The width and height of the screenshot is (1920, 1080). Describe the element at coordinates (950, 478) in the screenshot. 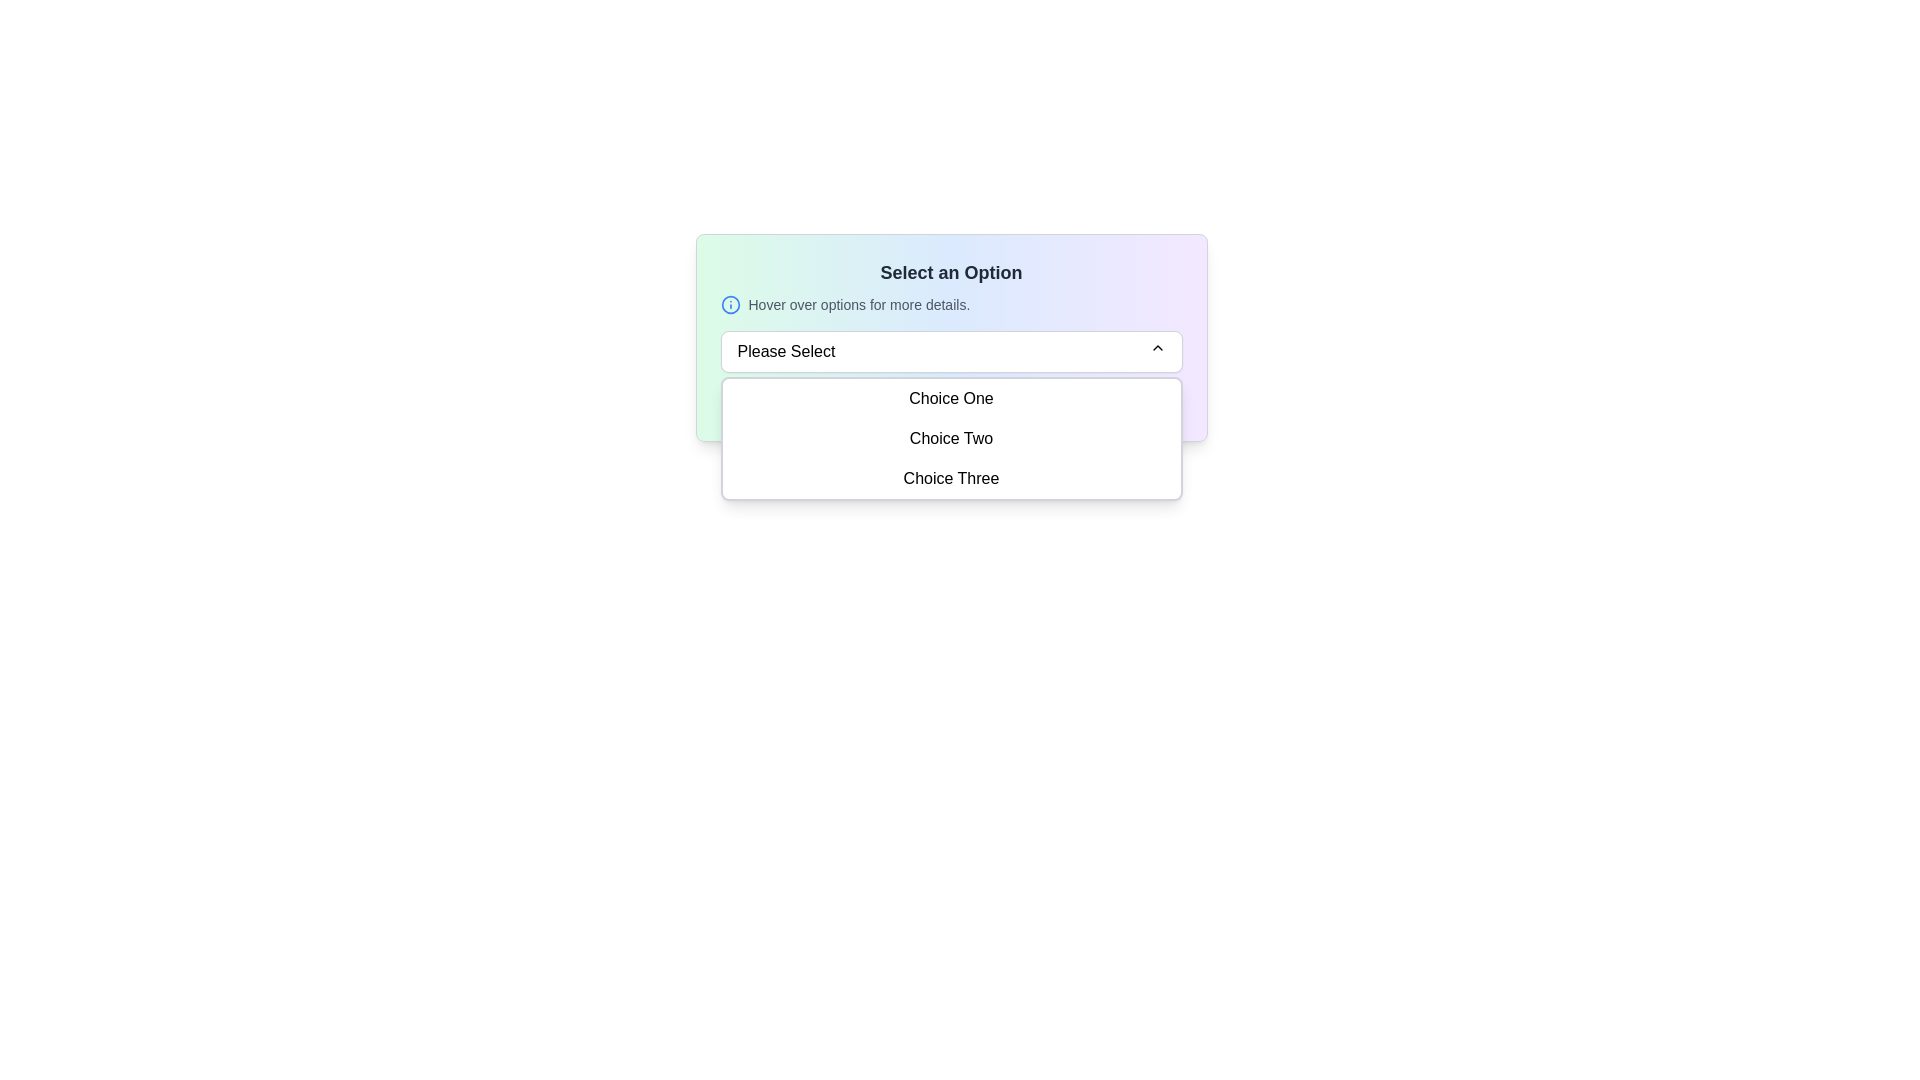

I see `the third option in the dropdown menu, labeled 'Choice Three'` at that location.